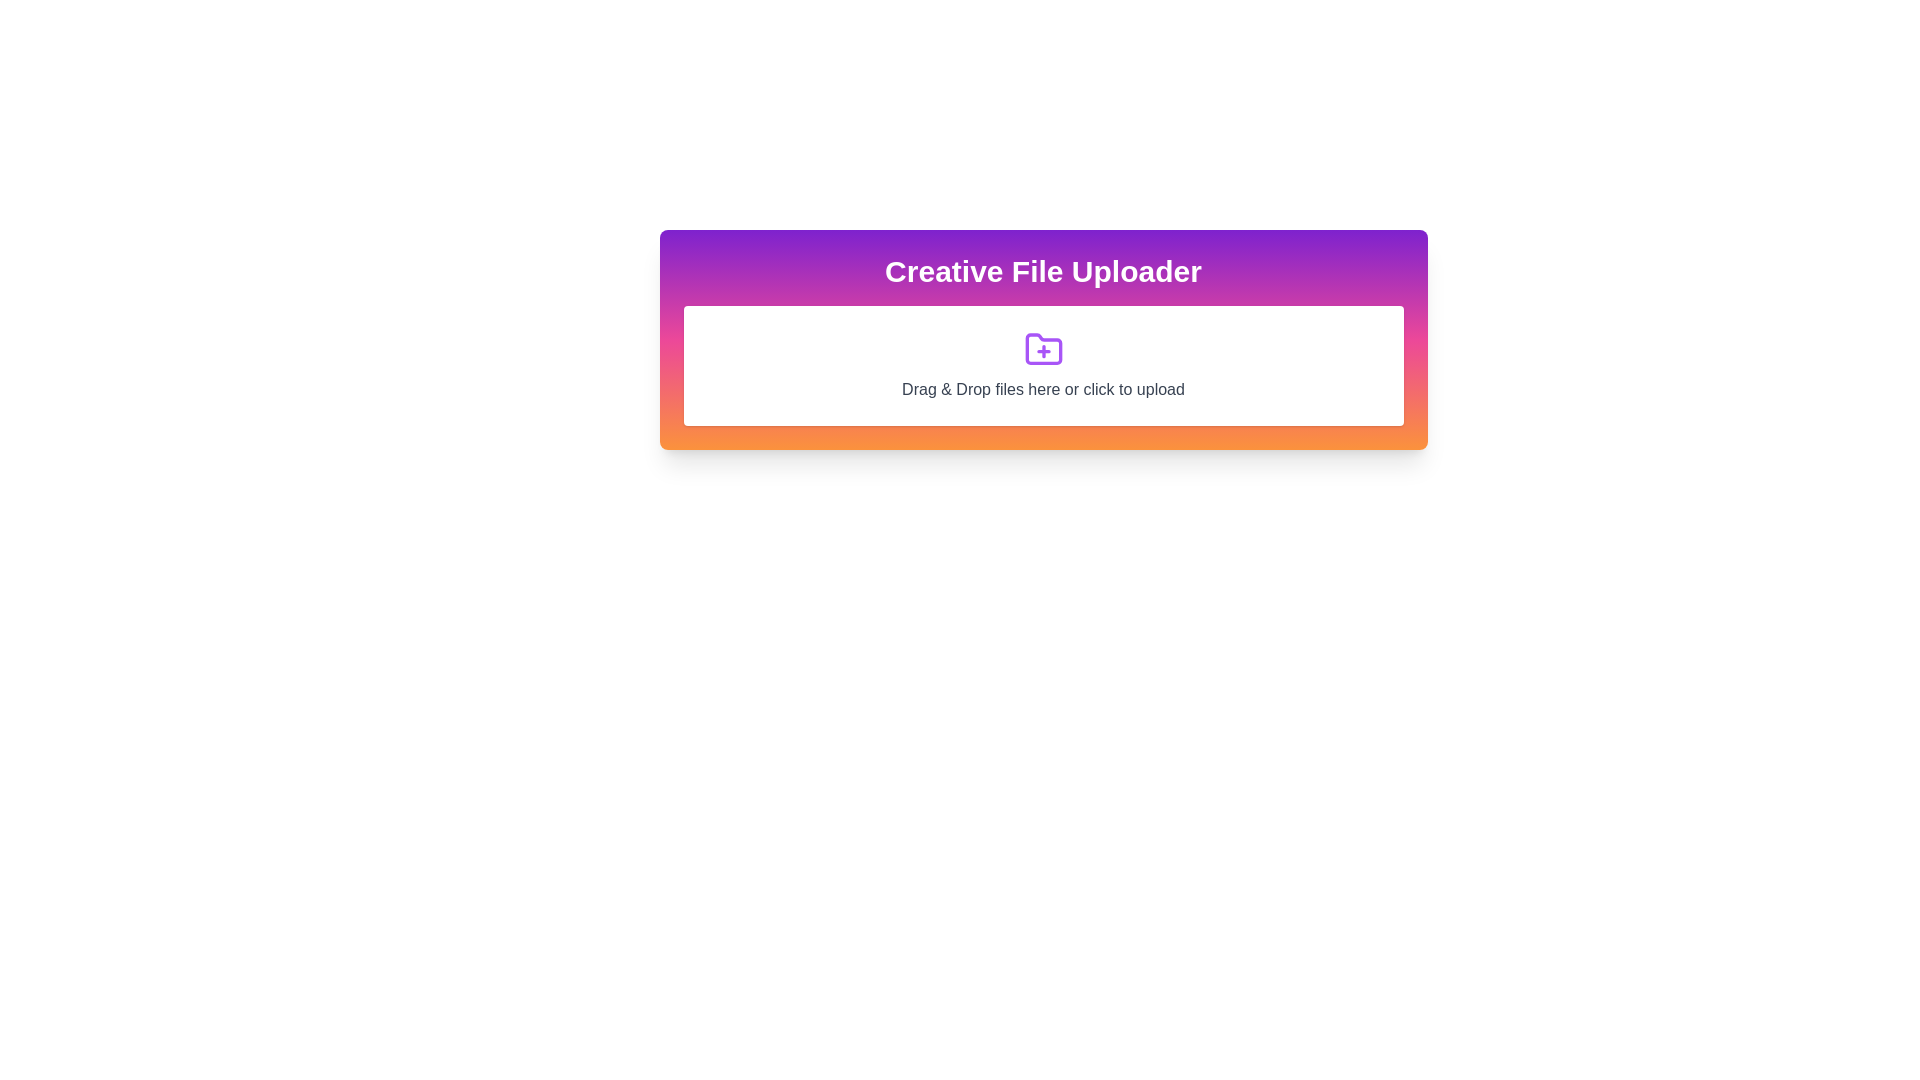  What do you see at coordinates (1042, 348) in the screenshot?
I see `the upload icon in the Creative File Uploader interface to receive visual feedback` at bounding box center [1042, 348].